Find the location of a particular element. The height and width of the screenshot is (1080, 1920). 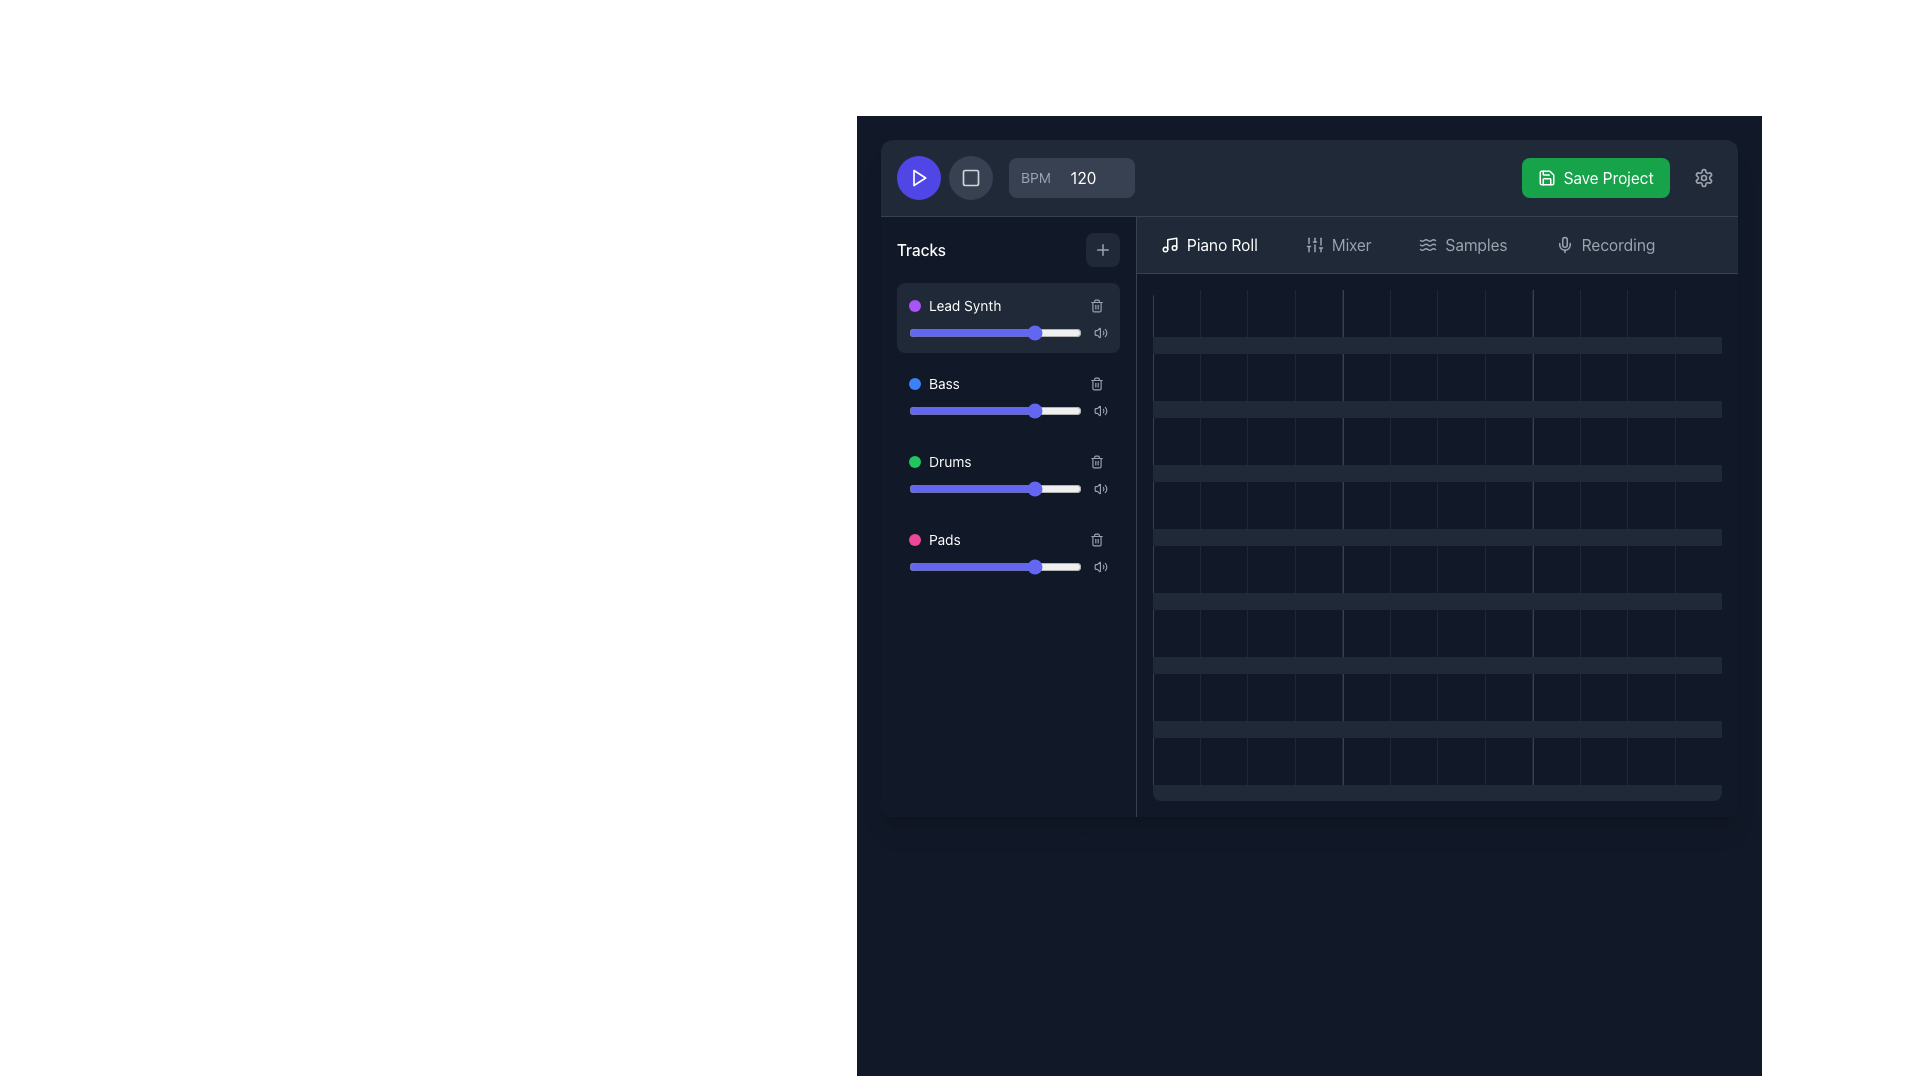

the square grid cell located in the fifth row and ninth column of the 12x12 grid layout with a dark-gray background is located at coordinates (1555, 569).